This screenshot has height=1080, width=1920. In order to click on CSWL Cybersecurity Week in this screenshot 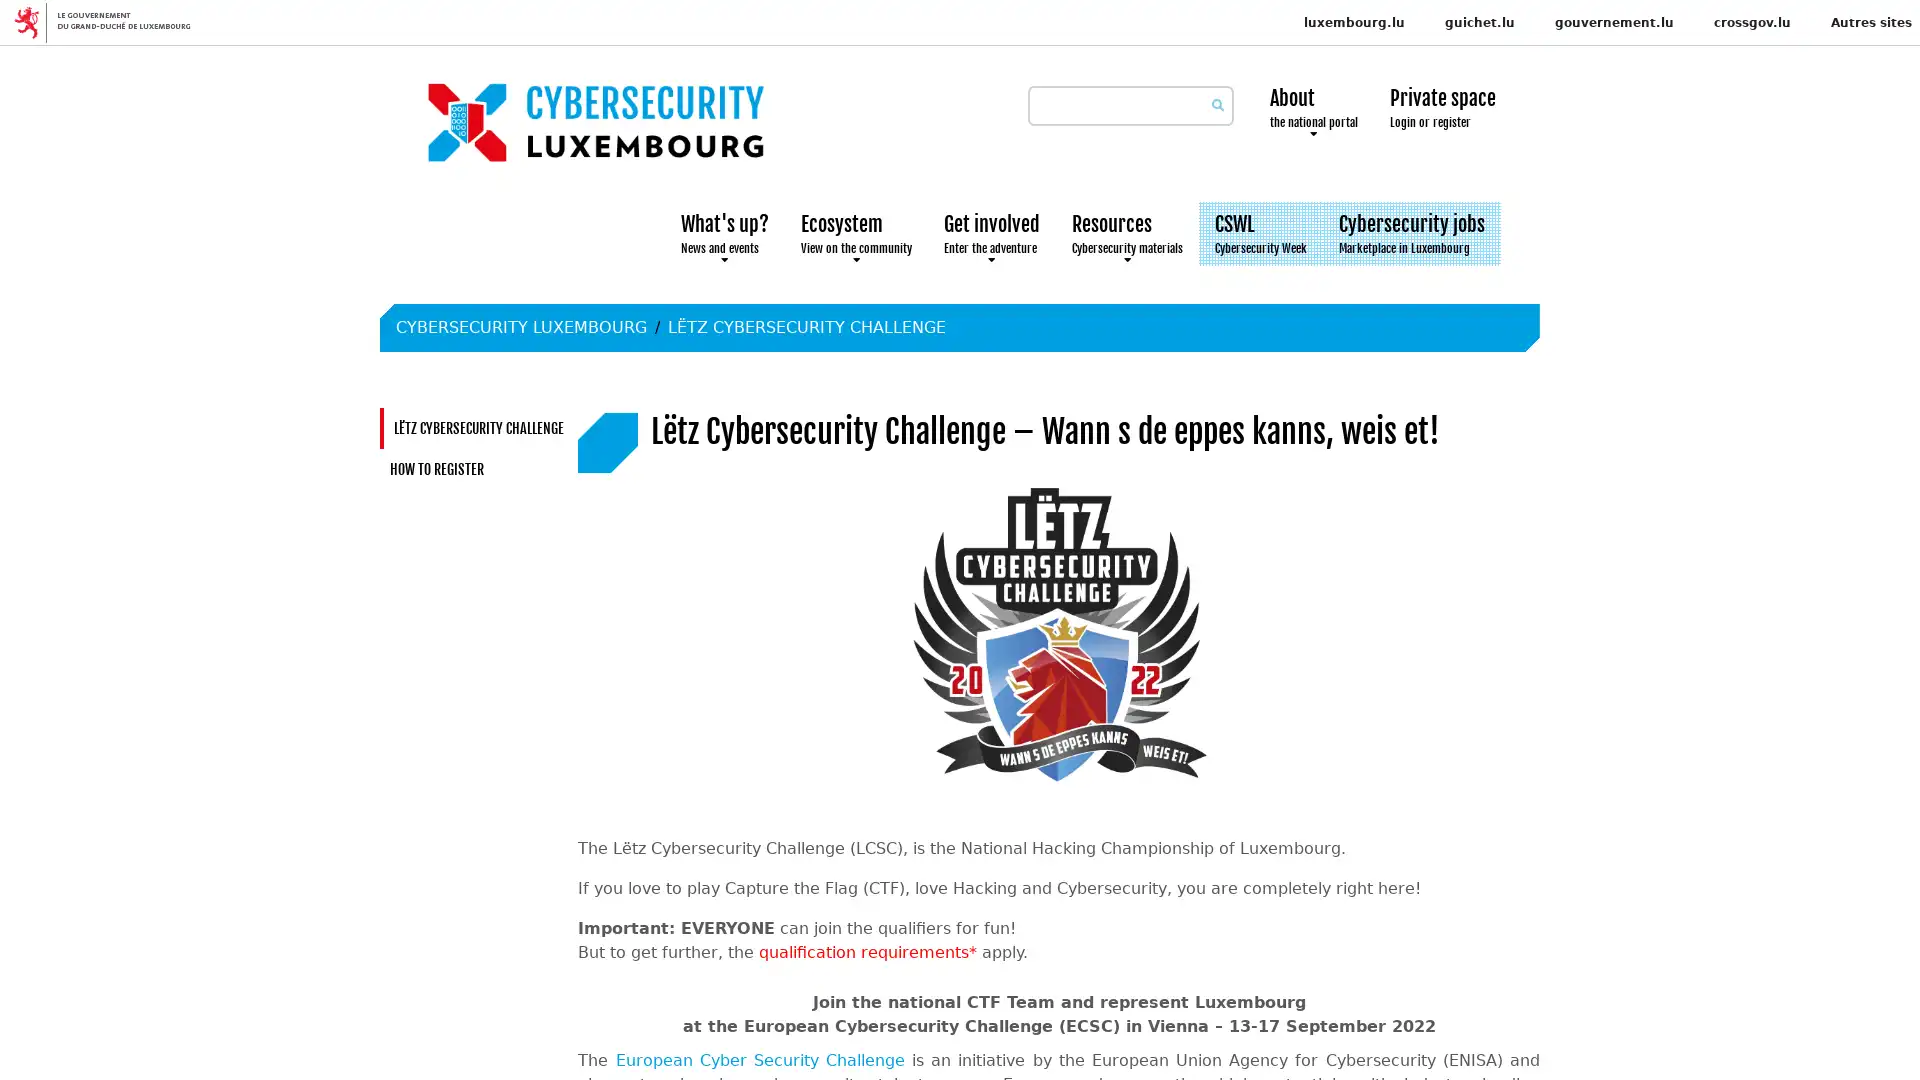, I will do `click(1260, 233)`.